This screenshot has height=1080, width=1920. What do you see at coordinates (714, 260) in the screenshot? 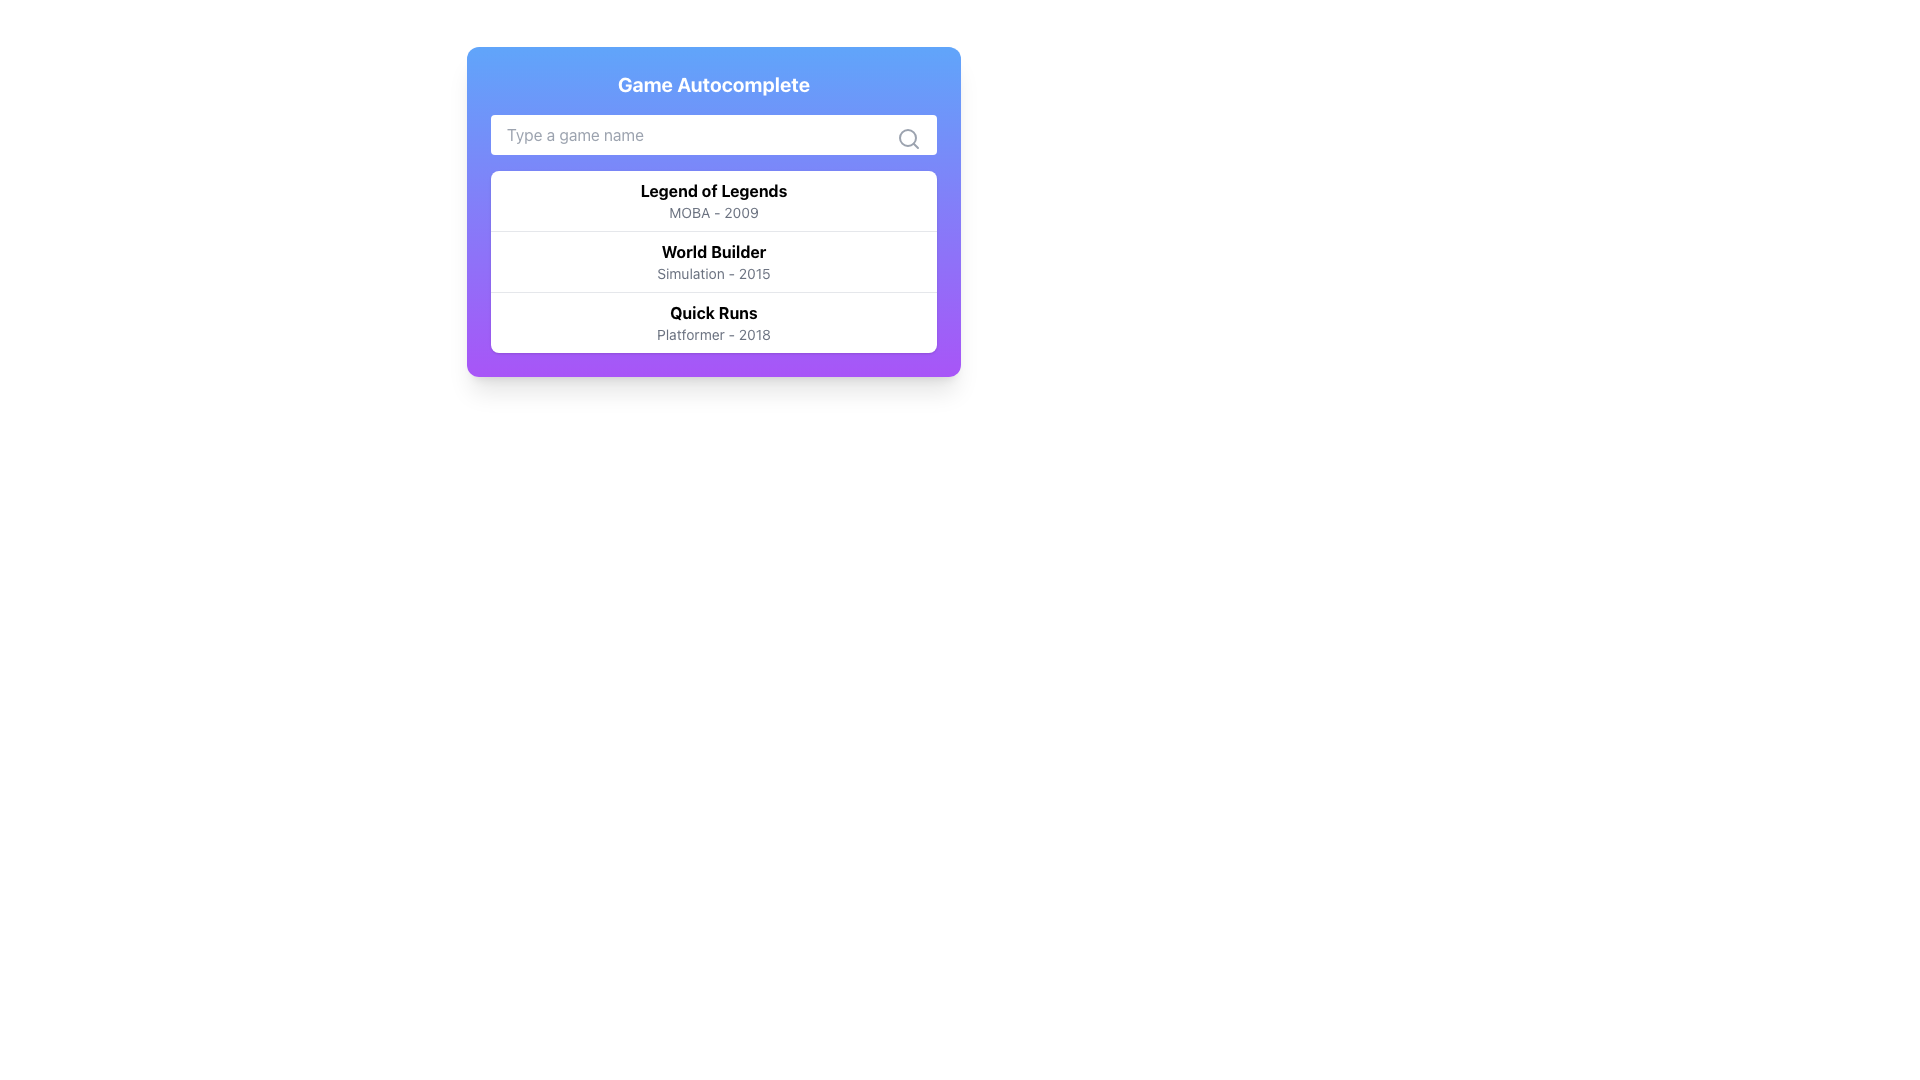
I see `the selectable list entry for the game titled 'World Builder' in the dropdown menu` at bounding box center [714, 260].